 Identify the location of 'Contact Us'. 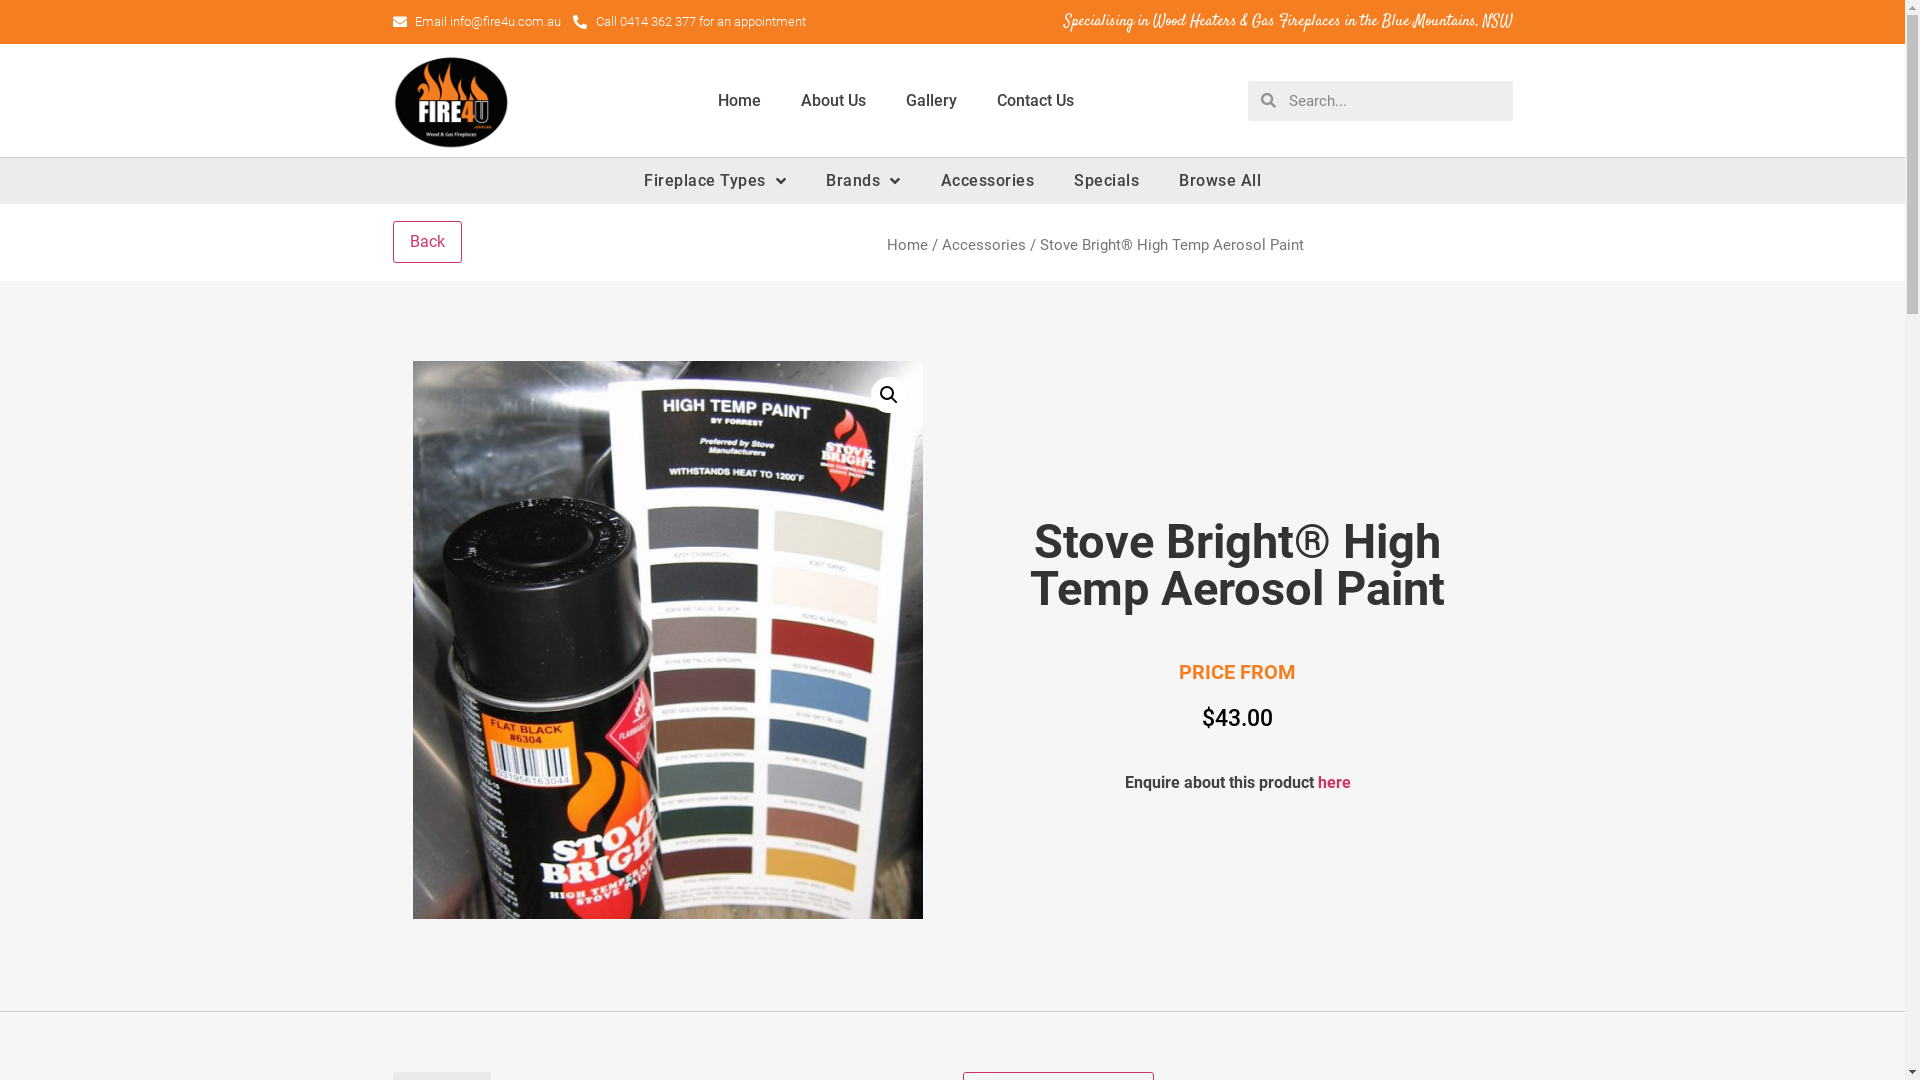
(975, 100).